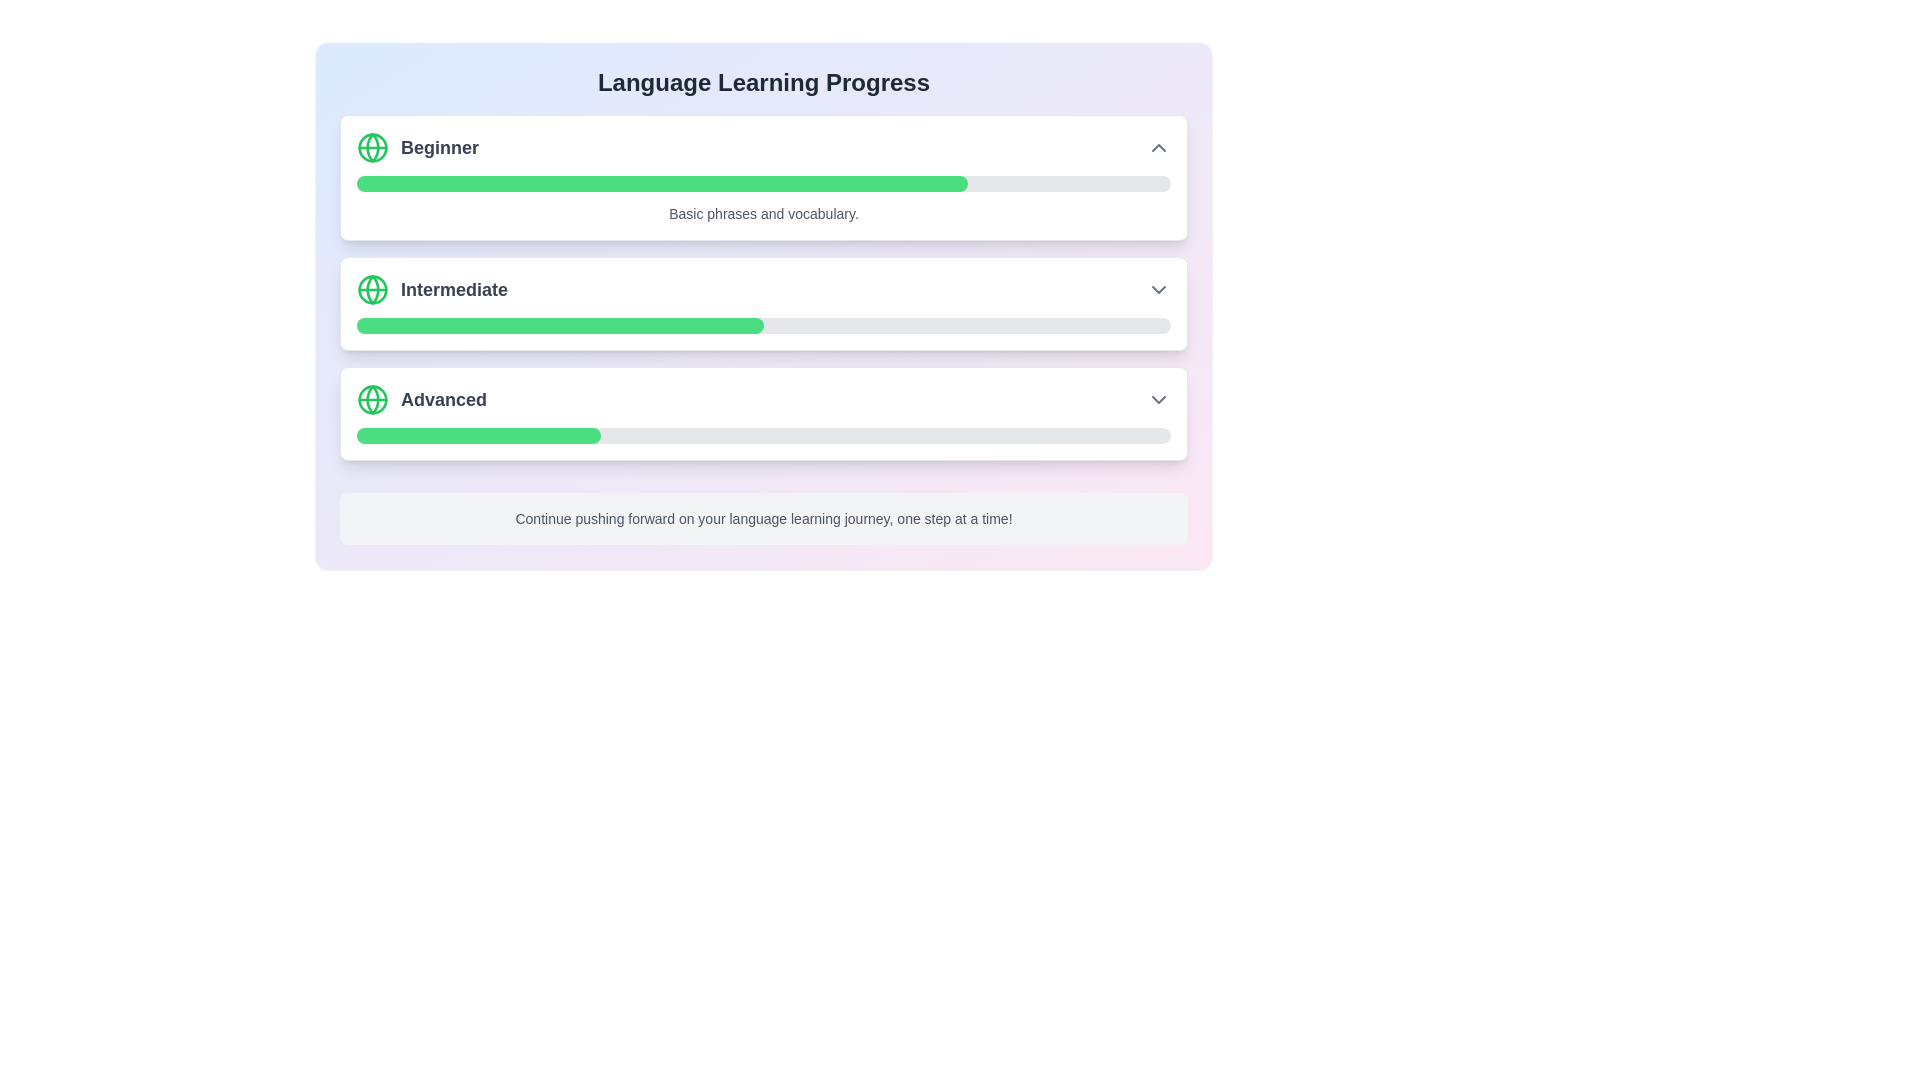  I want to click on the 'Beginner' level category indicator text element, which is the first header item in the language learning progress interface, so click(416, 146).